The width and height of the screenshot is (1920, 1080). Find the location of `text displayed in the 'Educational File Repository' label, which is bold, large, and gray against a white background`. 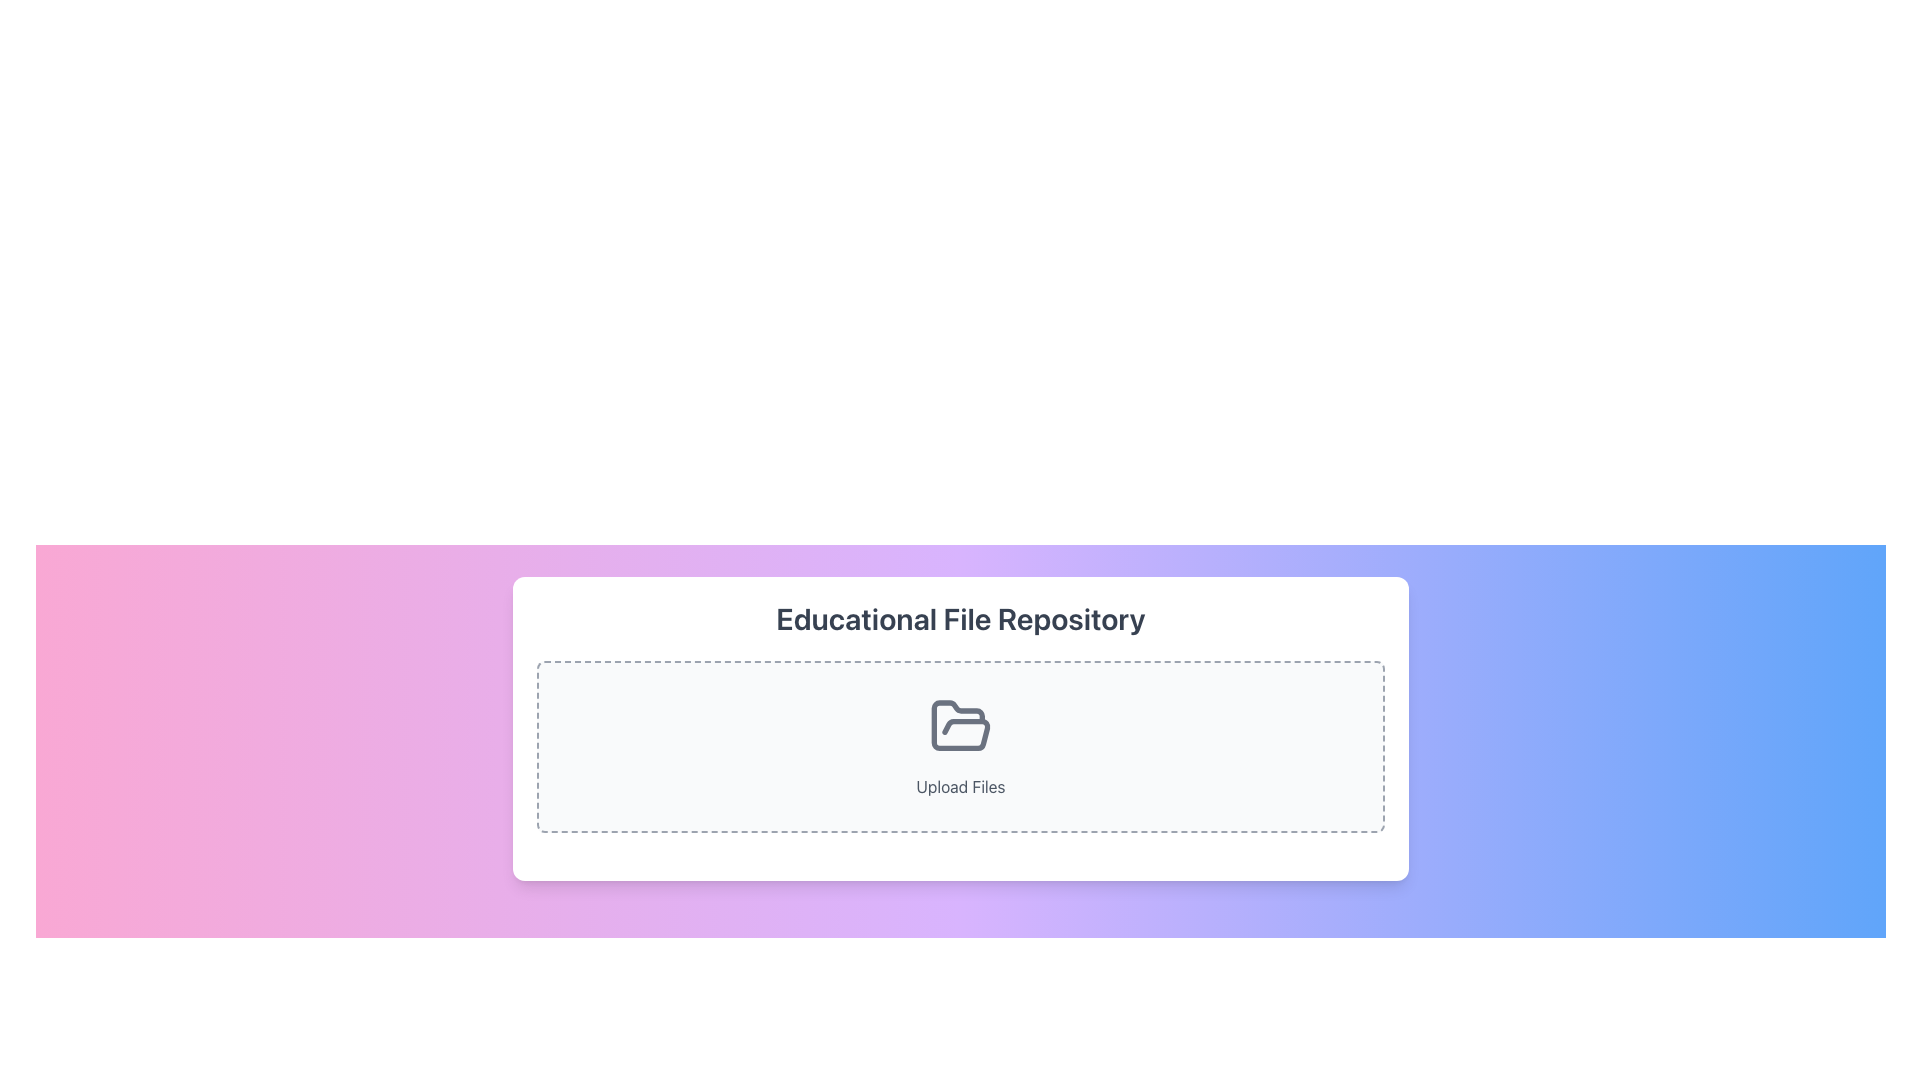

text displayed in the 'Educational File Repository' label, which is bold, large, and gray against a white background is located at coordinates (960, 617).